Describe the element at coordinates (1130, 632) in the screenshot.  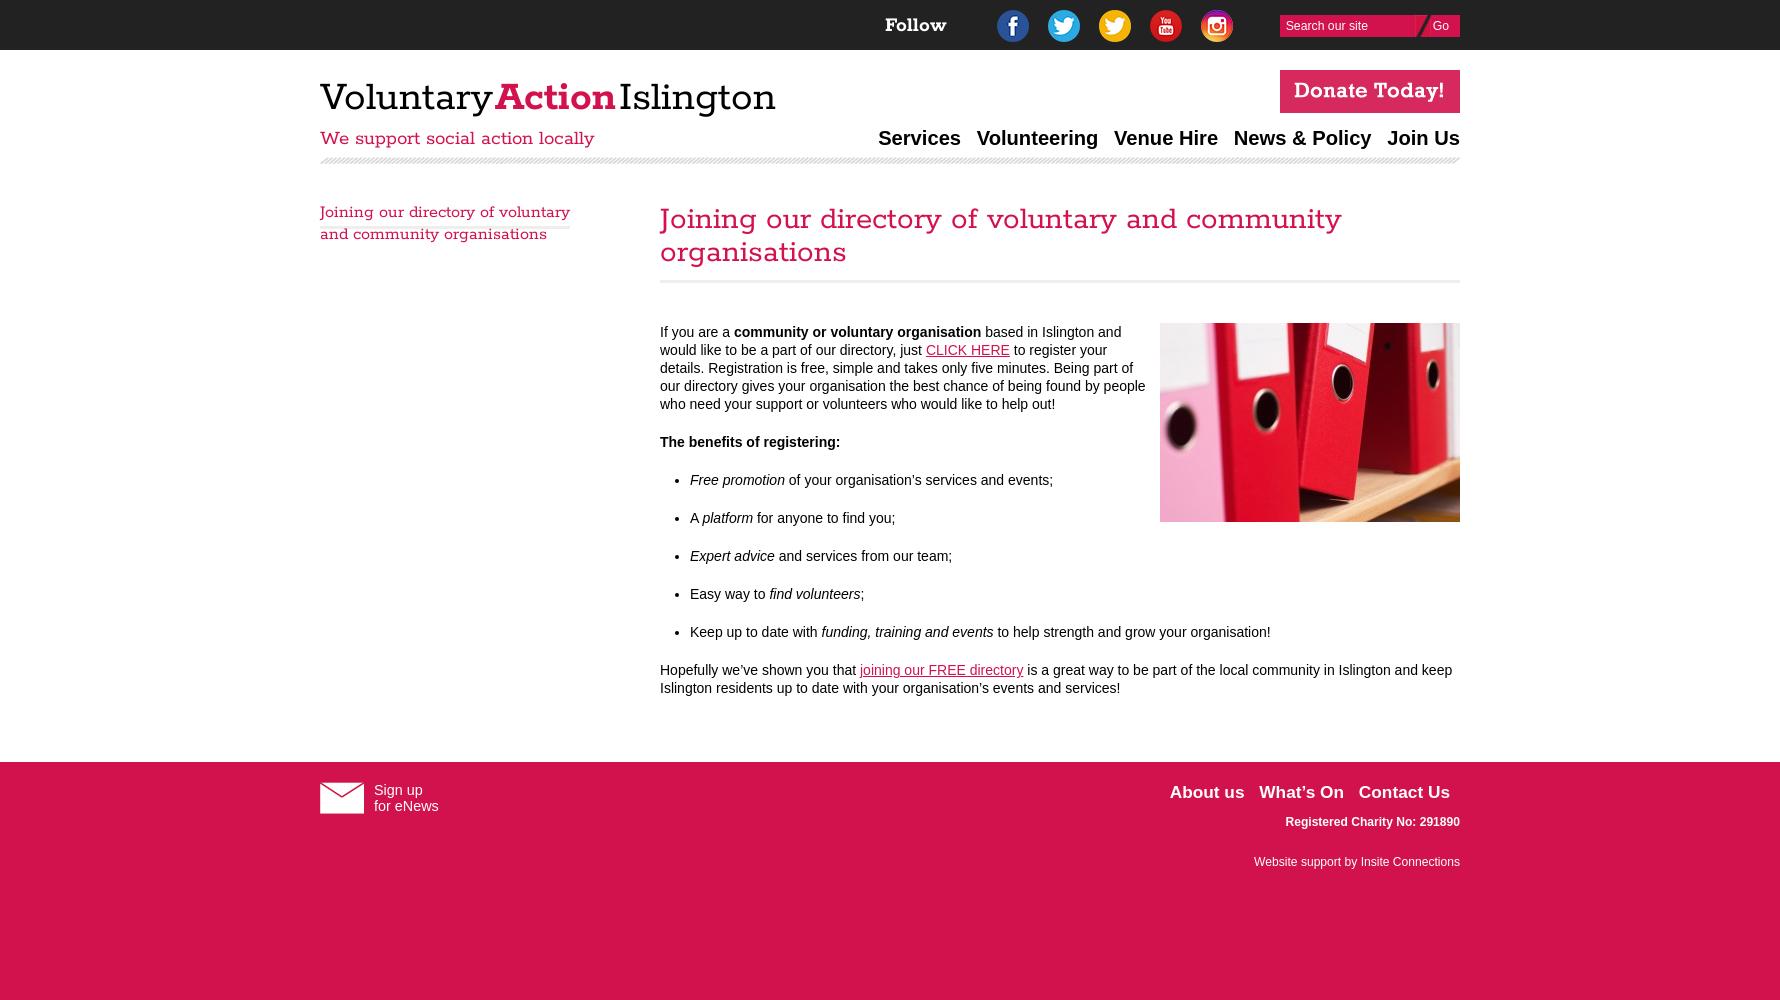
I see `'to help strength and grow your organisation!'` at that location.